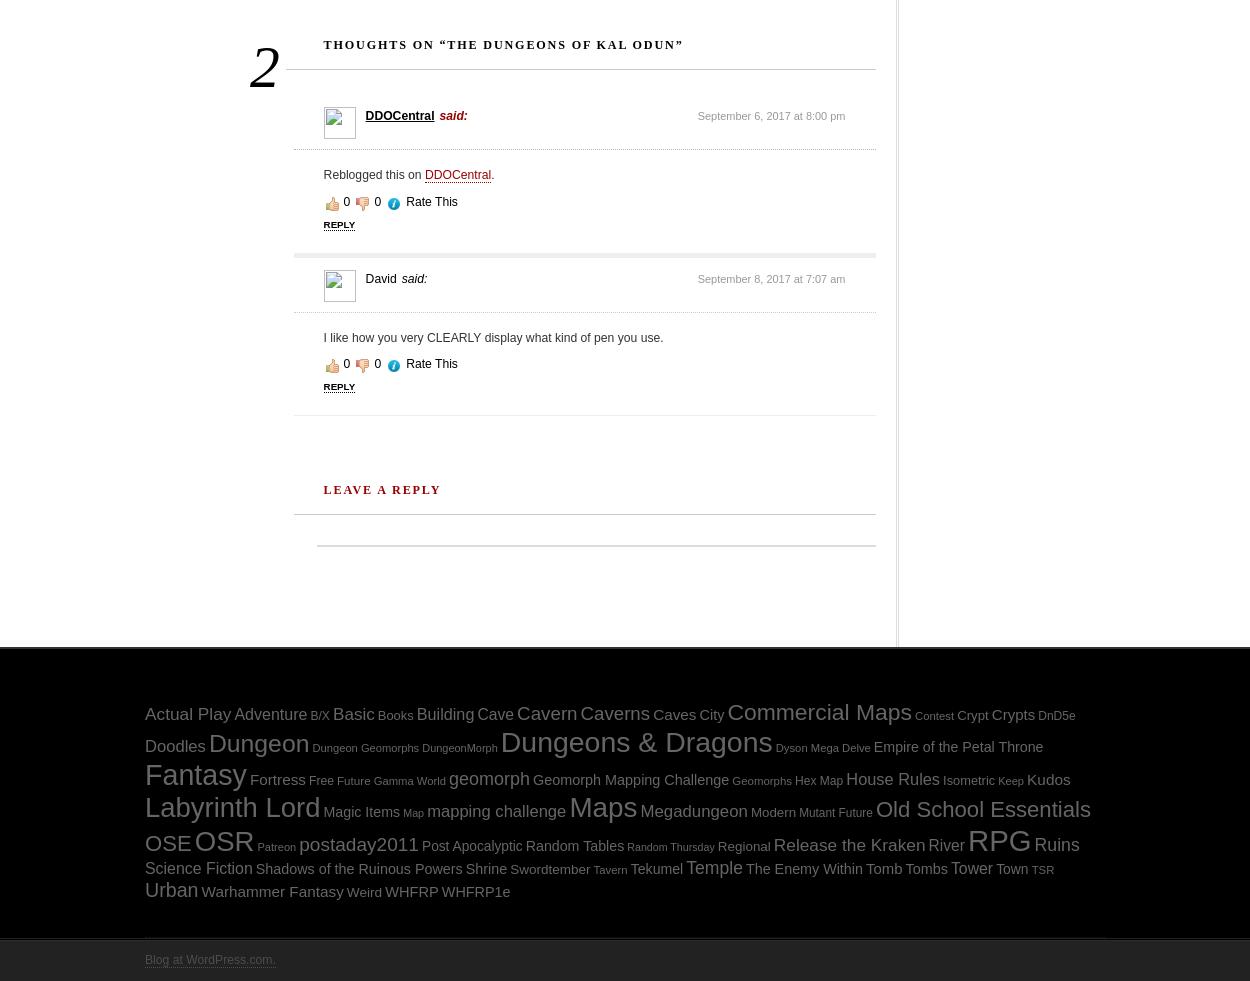 This screenshot has width=1250, height=981. Describe the element at coordinates (971, 715) in the screenshot. I see `'Crypt'` at that location.